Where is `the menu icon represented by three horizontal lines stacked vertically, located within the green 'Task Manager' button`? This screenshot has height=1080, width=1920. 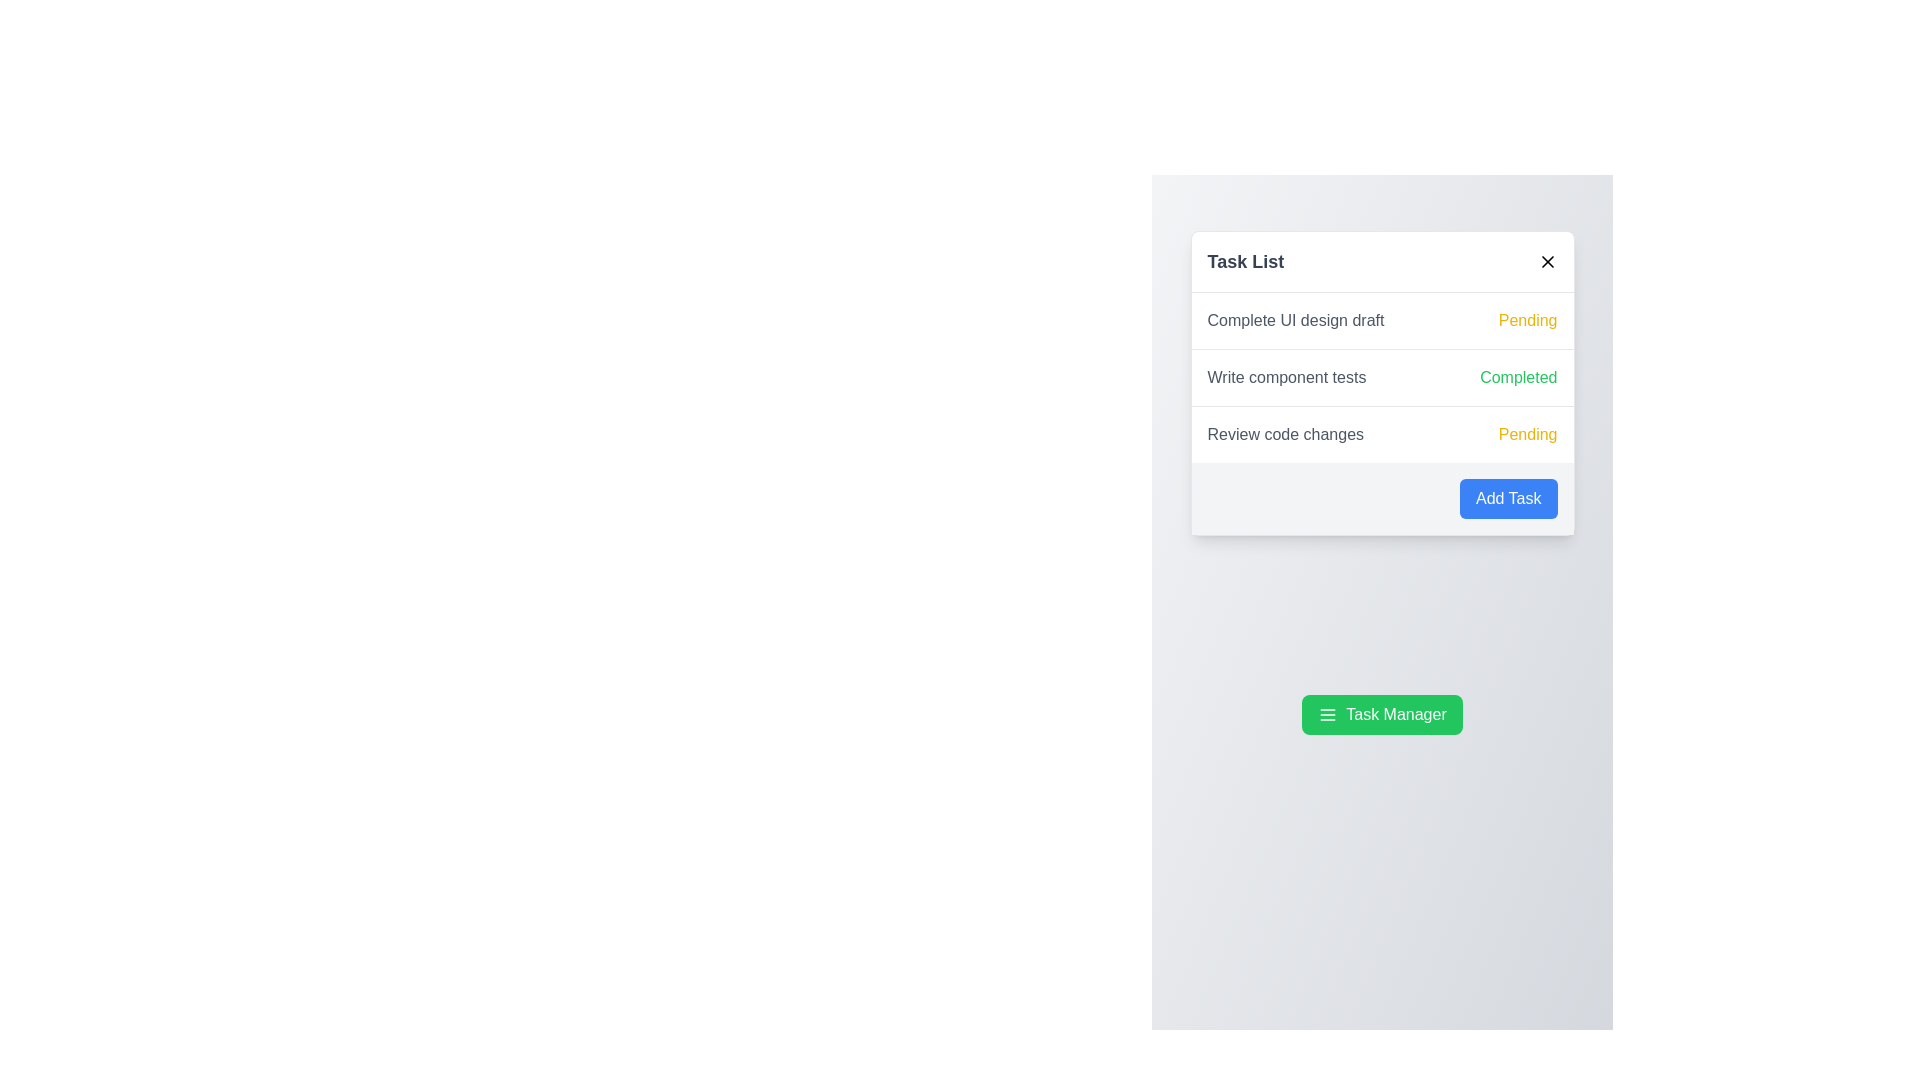
the menu icon represented by three horizontal lines stacked vertically, located within the green 'Task Manager' button is located at coordinates (1328, 713).